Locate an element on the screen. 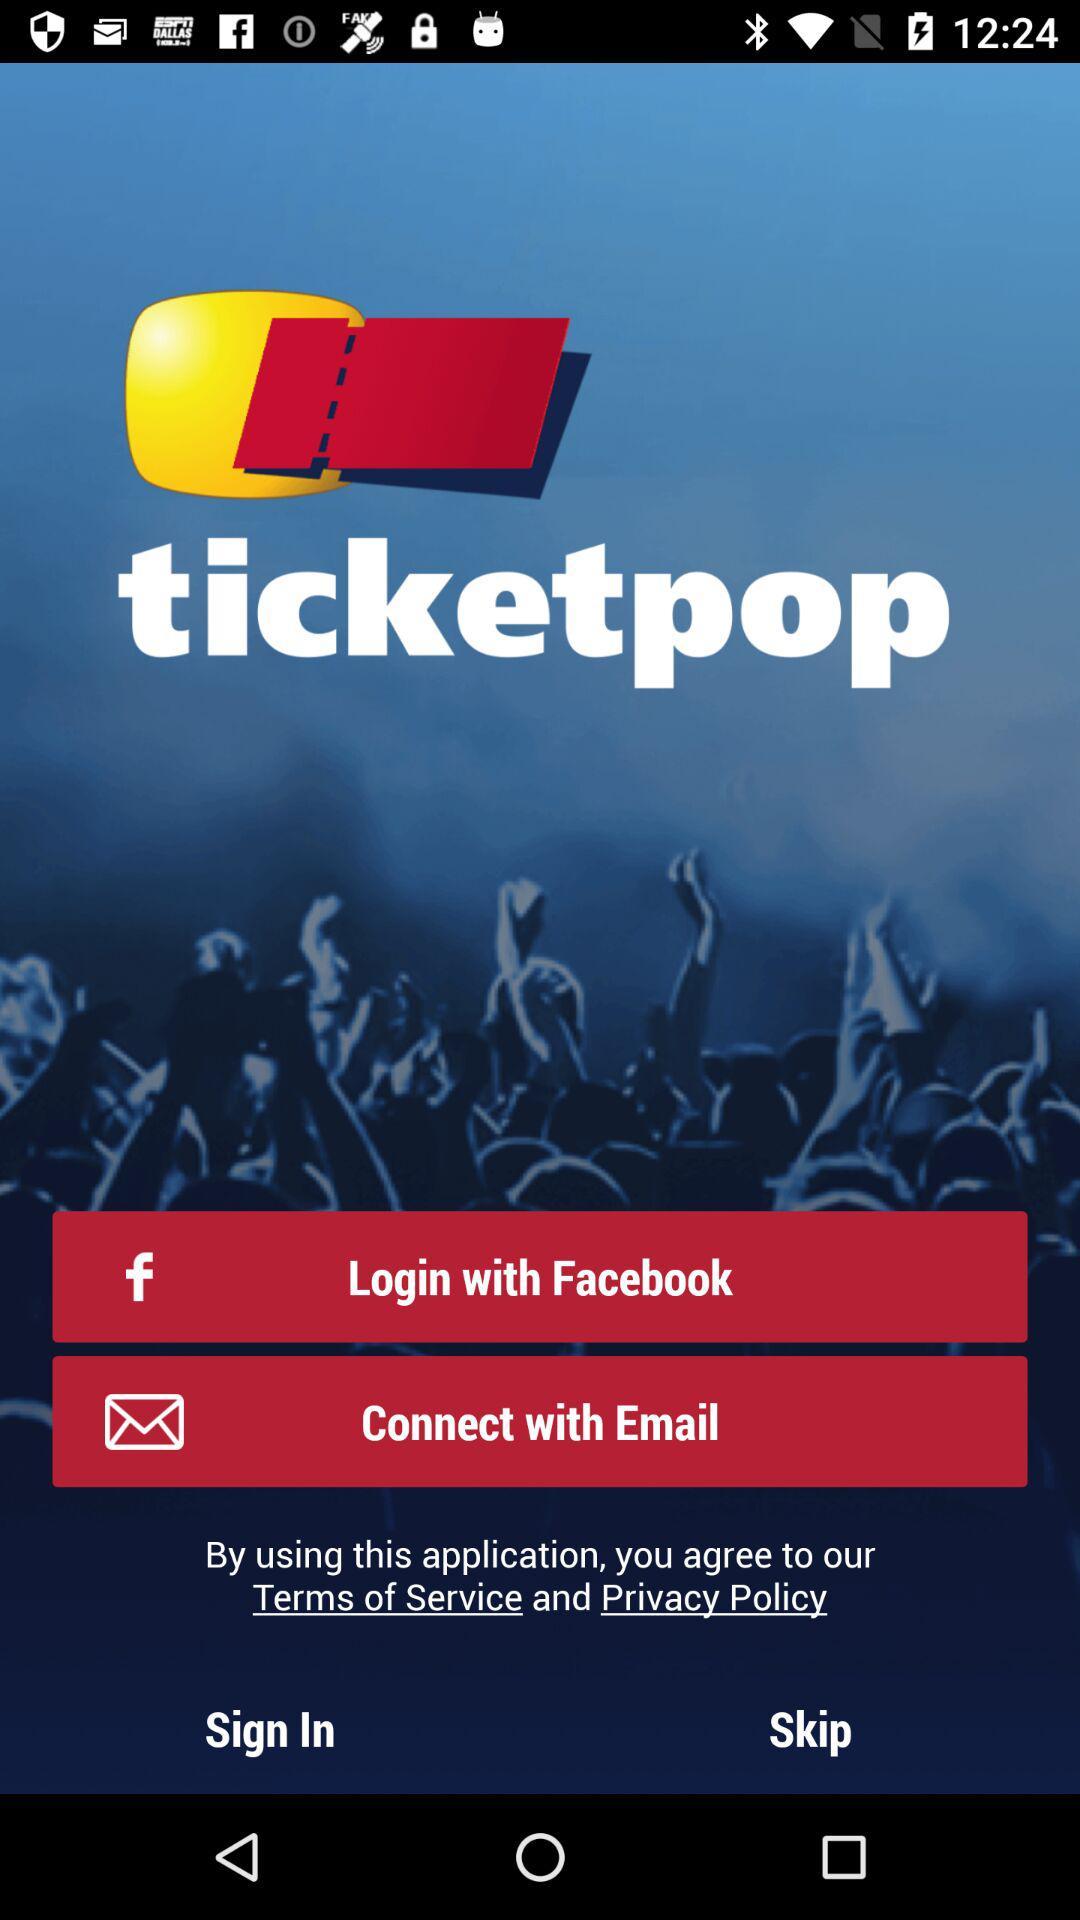 The image size is (1080, 1920). item to the right of the sign in item is located at coordinates (810, 1727).